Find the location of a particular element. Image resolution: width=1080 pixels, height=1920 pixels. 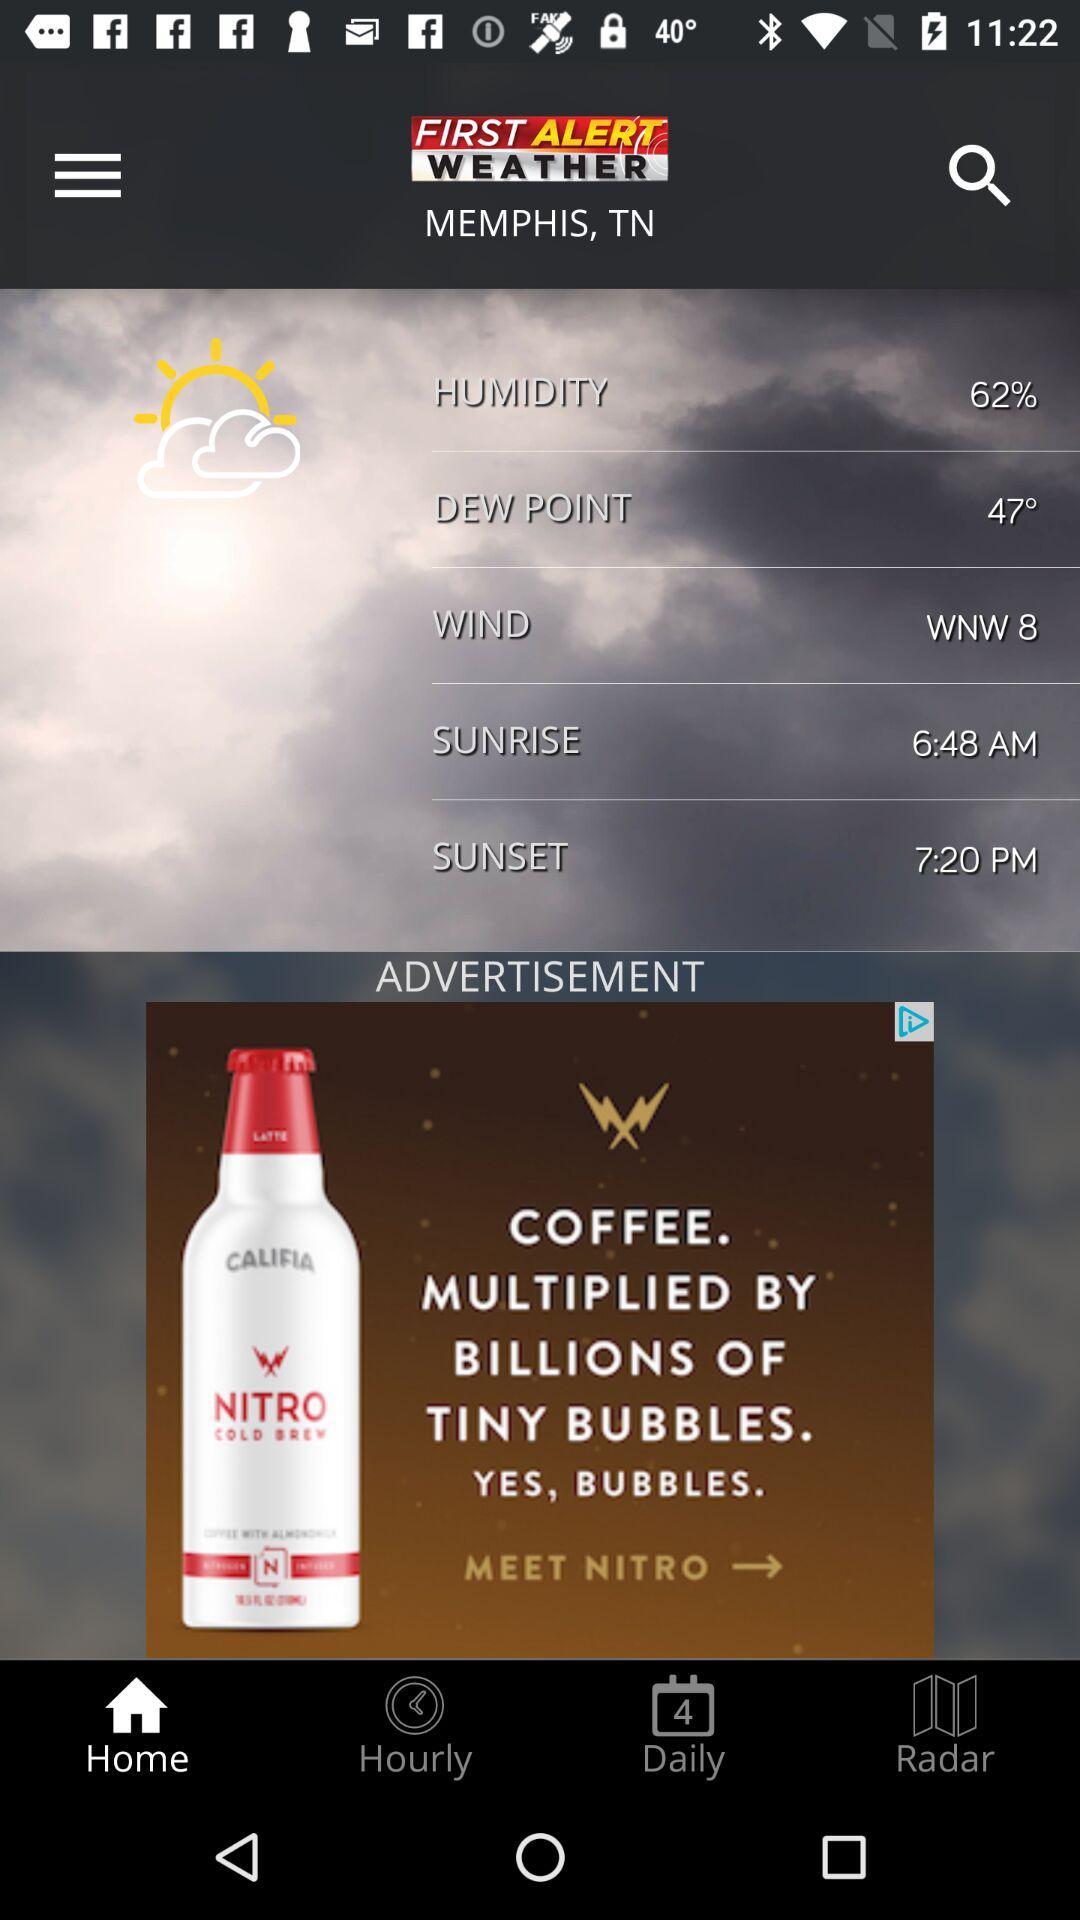

item next to hourly radio button is located at coordinates (135, 1726).